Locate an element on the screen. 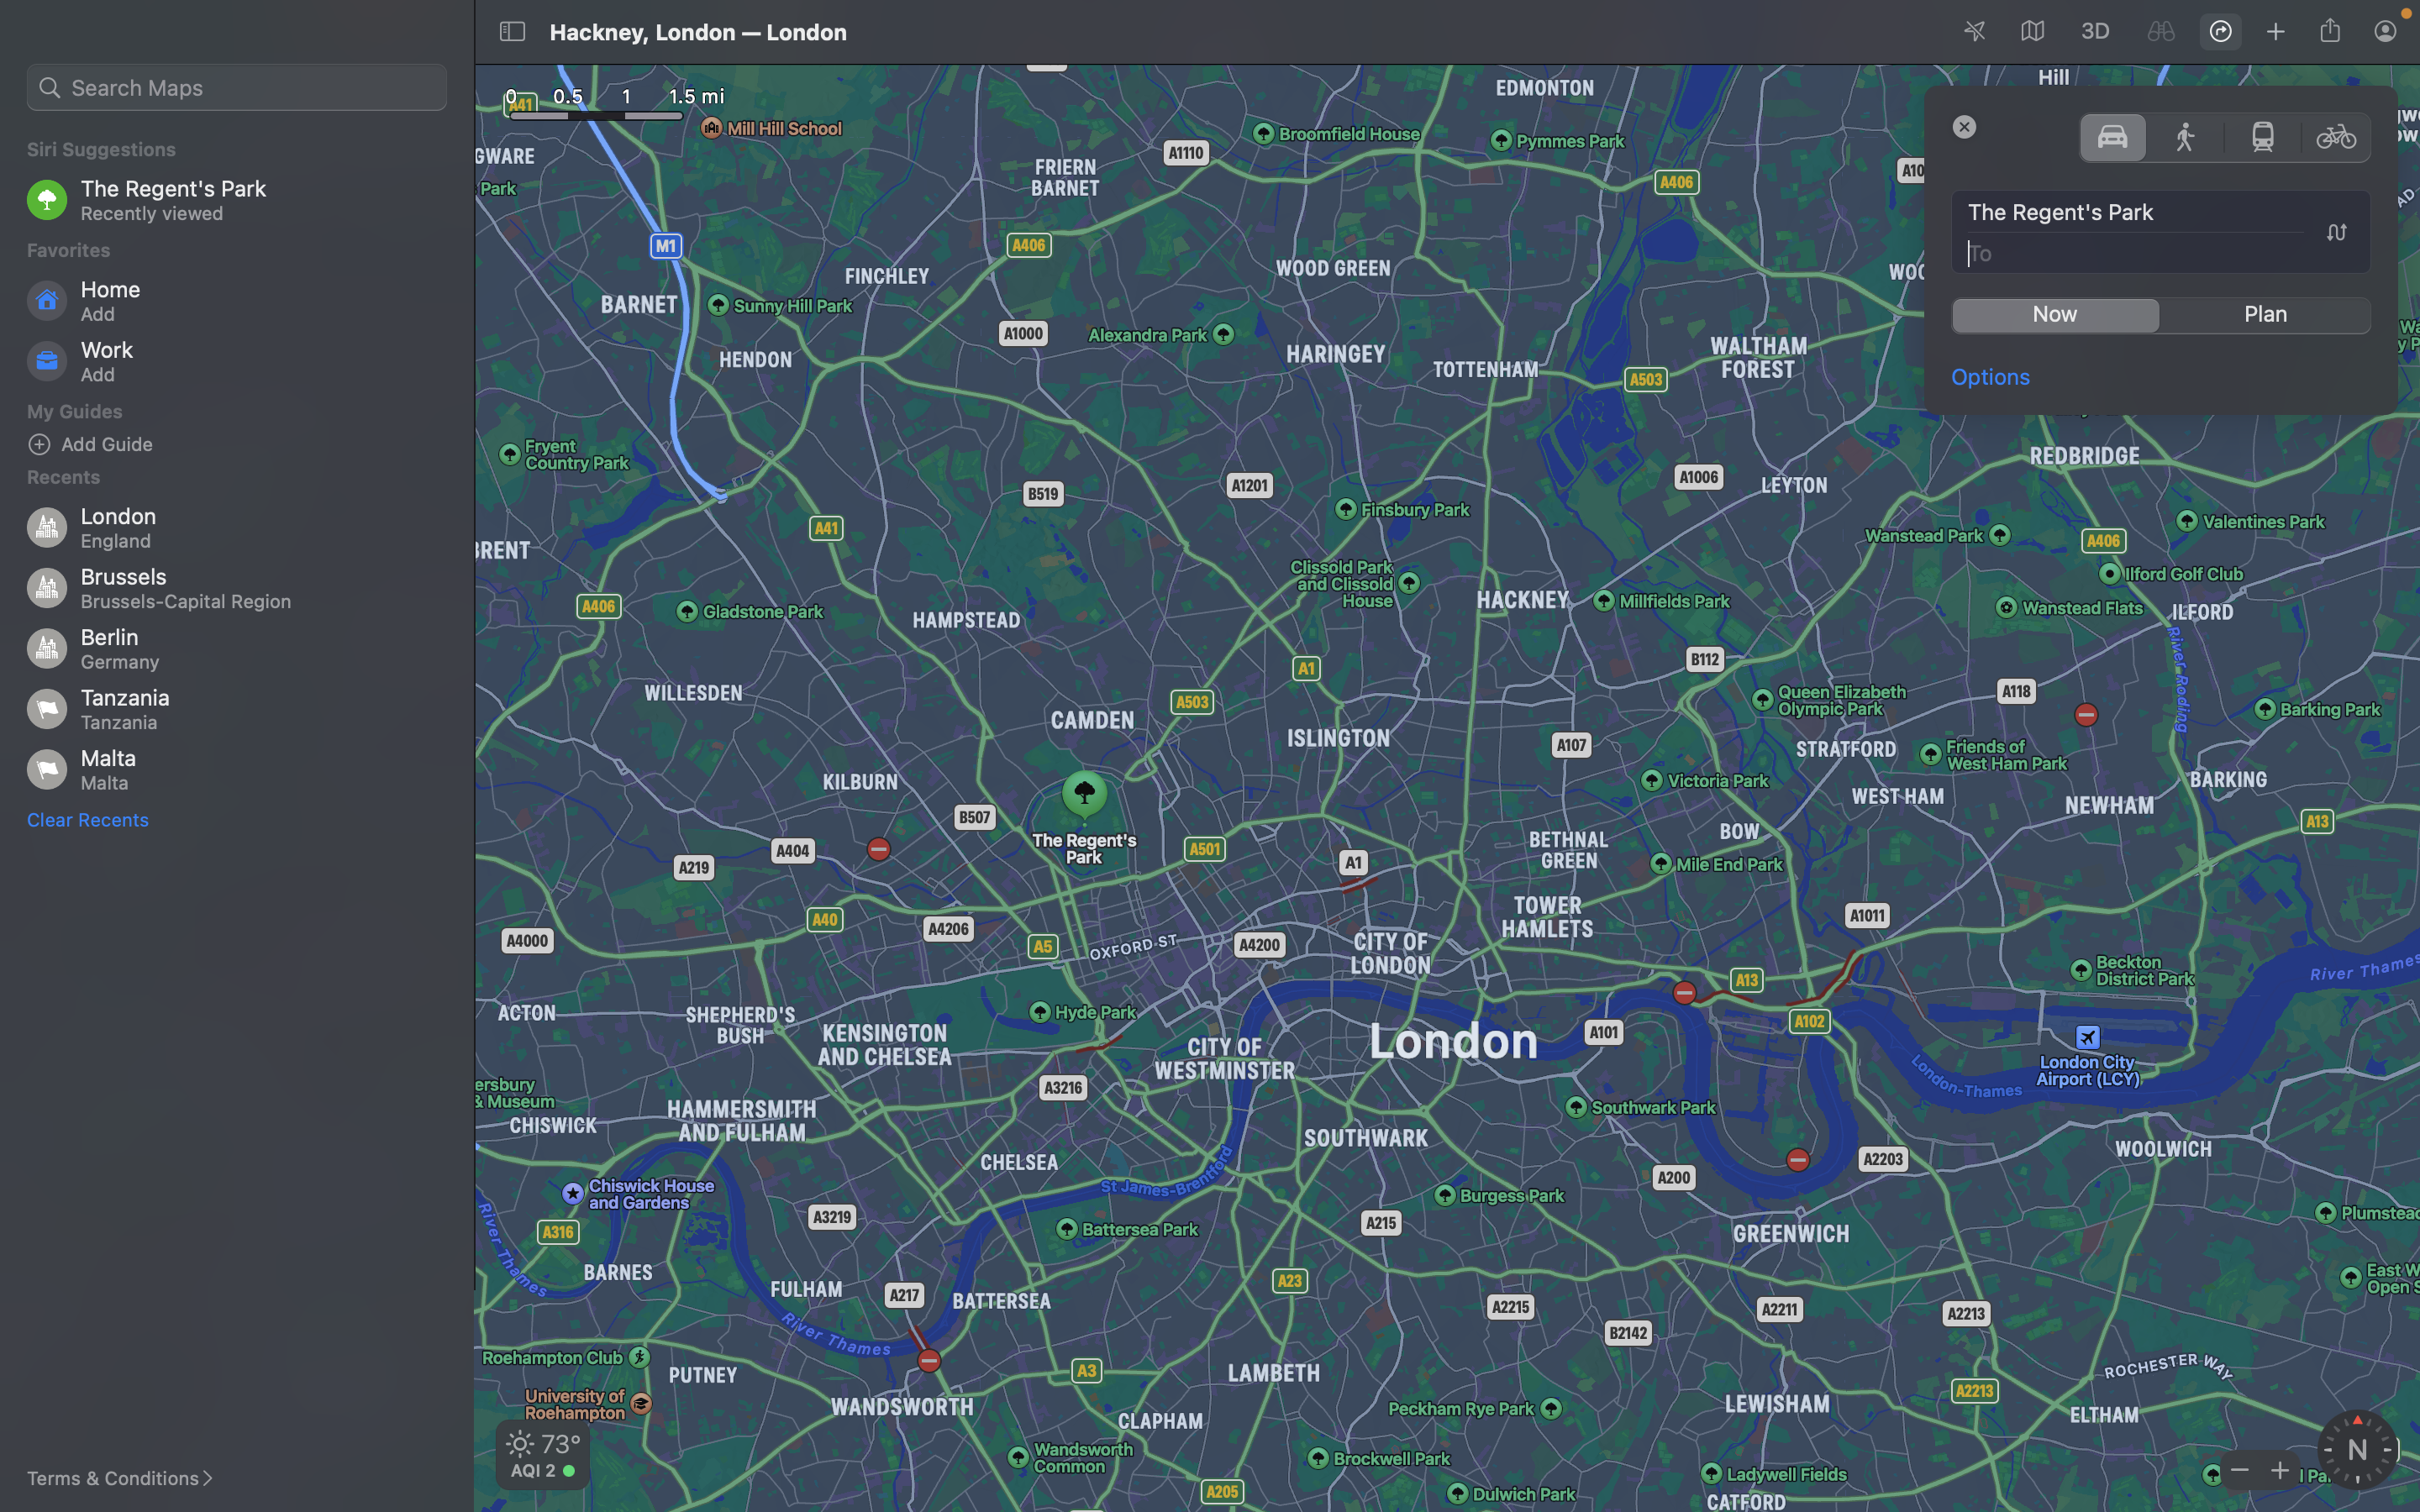 Image resolution: width=2420 pixels, height=1512 pixels. Input your starting point of "New York City" into the "start location" field by clicking on the field and typing is located at coordinates (2162, 213).